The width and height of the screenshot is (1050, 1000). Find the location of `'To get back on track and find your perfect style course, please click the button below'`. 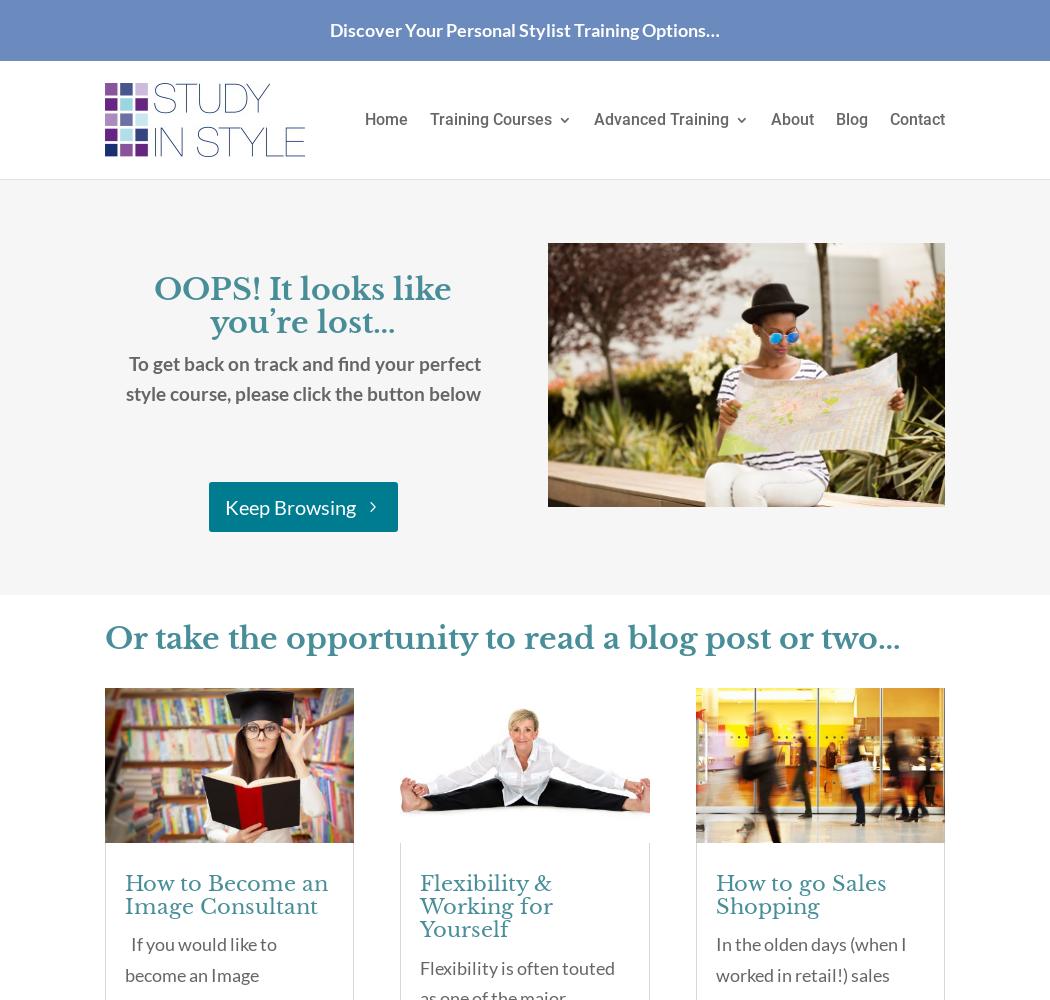

'To get back on track and find your perfect style course, please click the button below' is located at coordinates (303, 378).